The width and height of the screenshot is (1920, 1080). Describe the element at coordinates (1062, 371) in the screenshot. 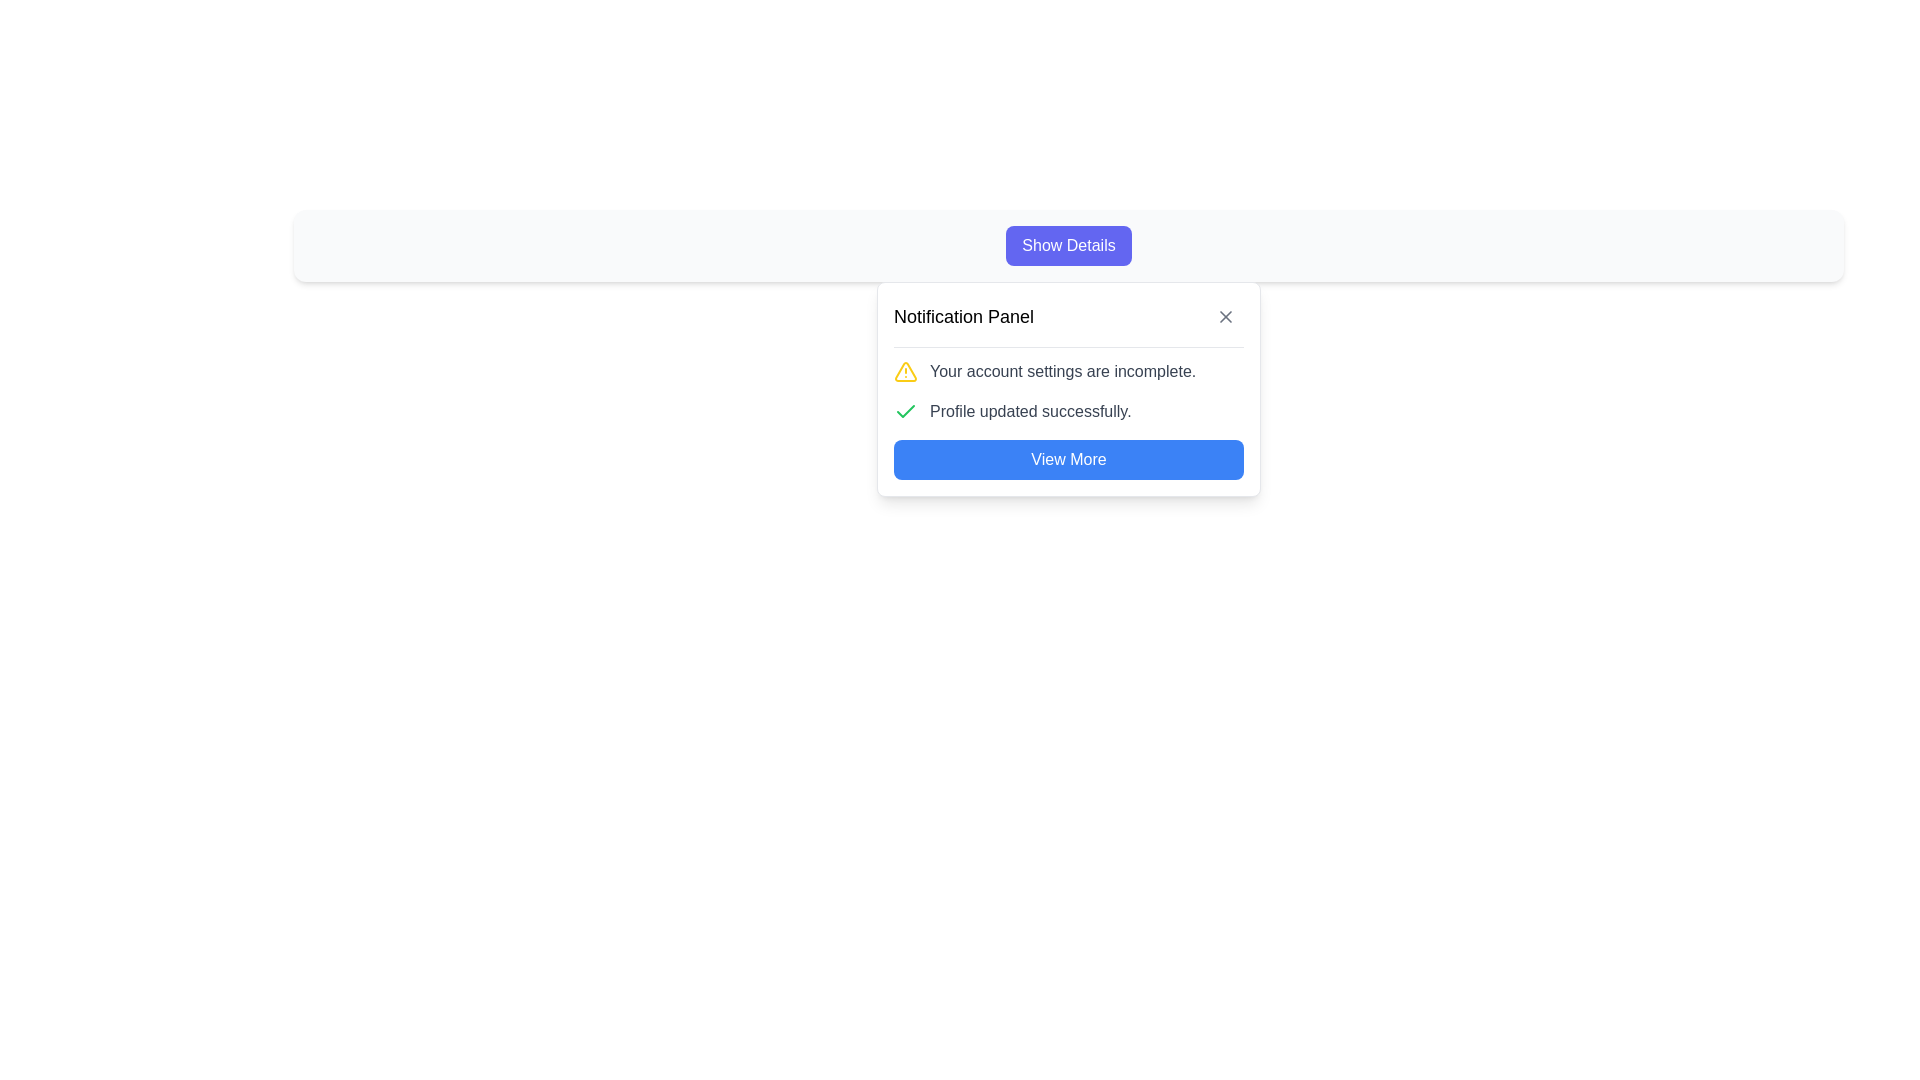

I see `the notification text label that alerts the user about incomplete account settings, located near the top section of the notification panel, to the right of a yellow warning icon` at that location.